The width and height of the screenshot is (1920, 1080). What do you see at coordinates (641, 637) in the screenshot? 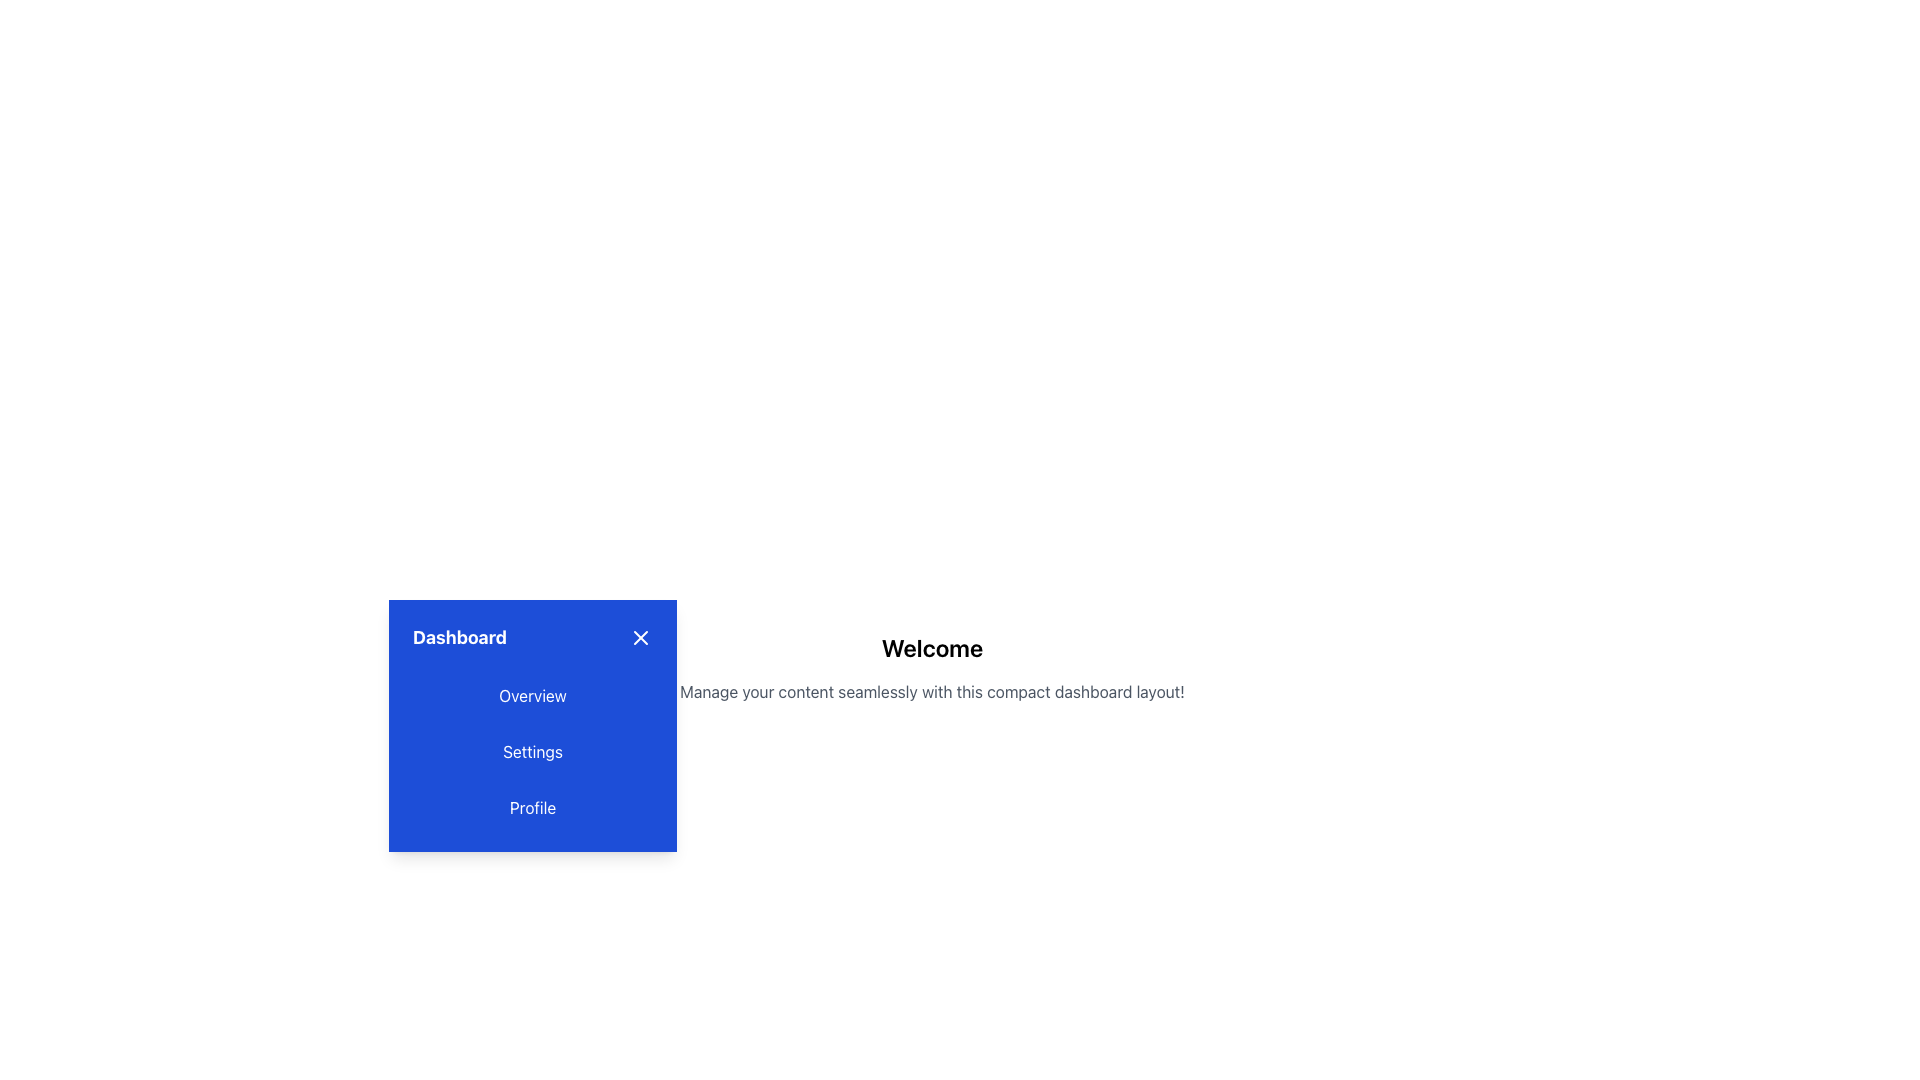
I see `the 'X' icon button located at the top-right corner of the blue 'Dashboard' panel to interact with it` at bounding box center [641, 637].